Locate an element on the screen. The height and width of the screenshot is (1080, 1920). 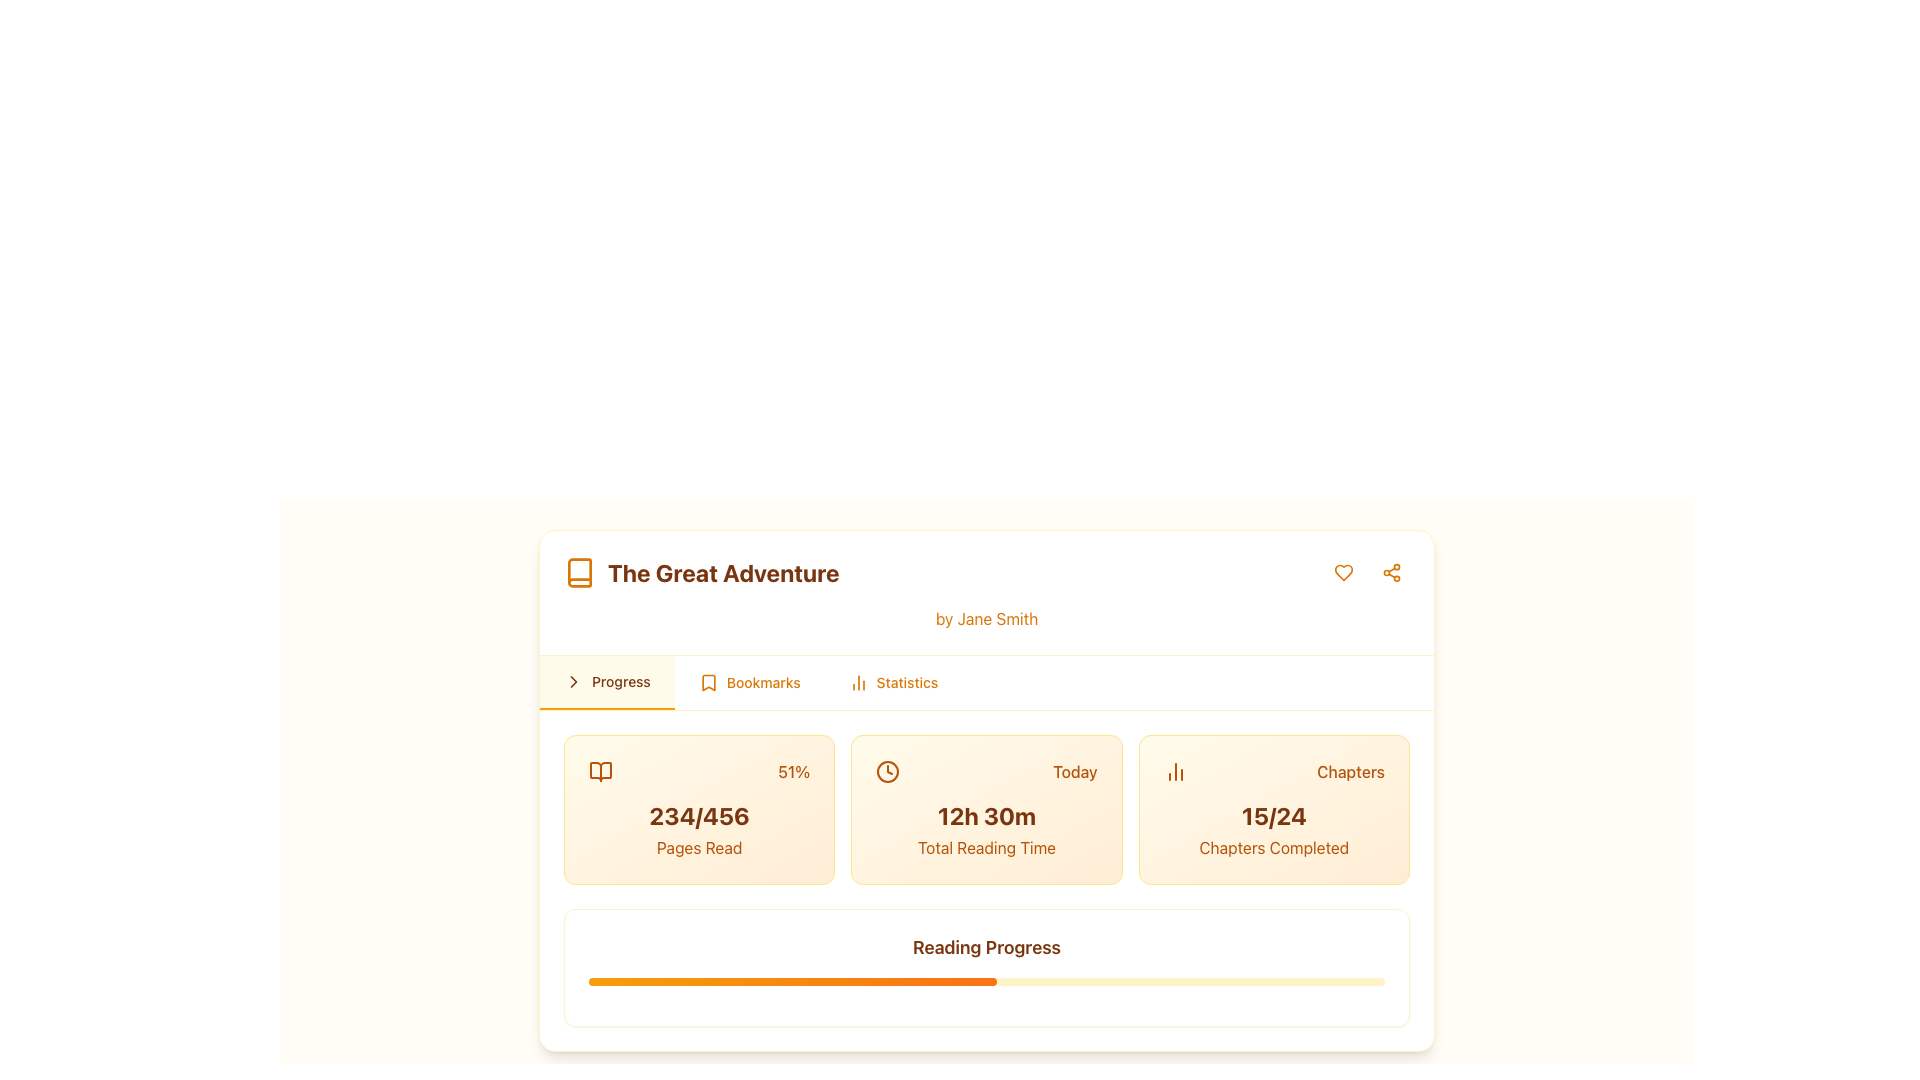
the reading progress icon located in the top-left corner of the box under 'Progress', adjacent to the '51%' text is located at coordinates (599, 770).